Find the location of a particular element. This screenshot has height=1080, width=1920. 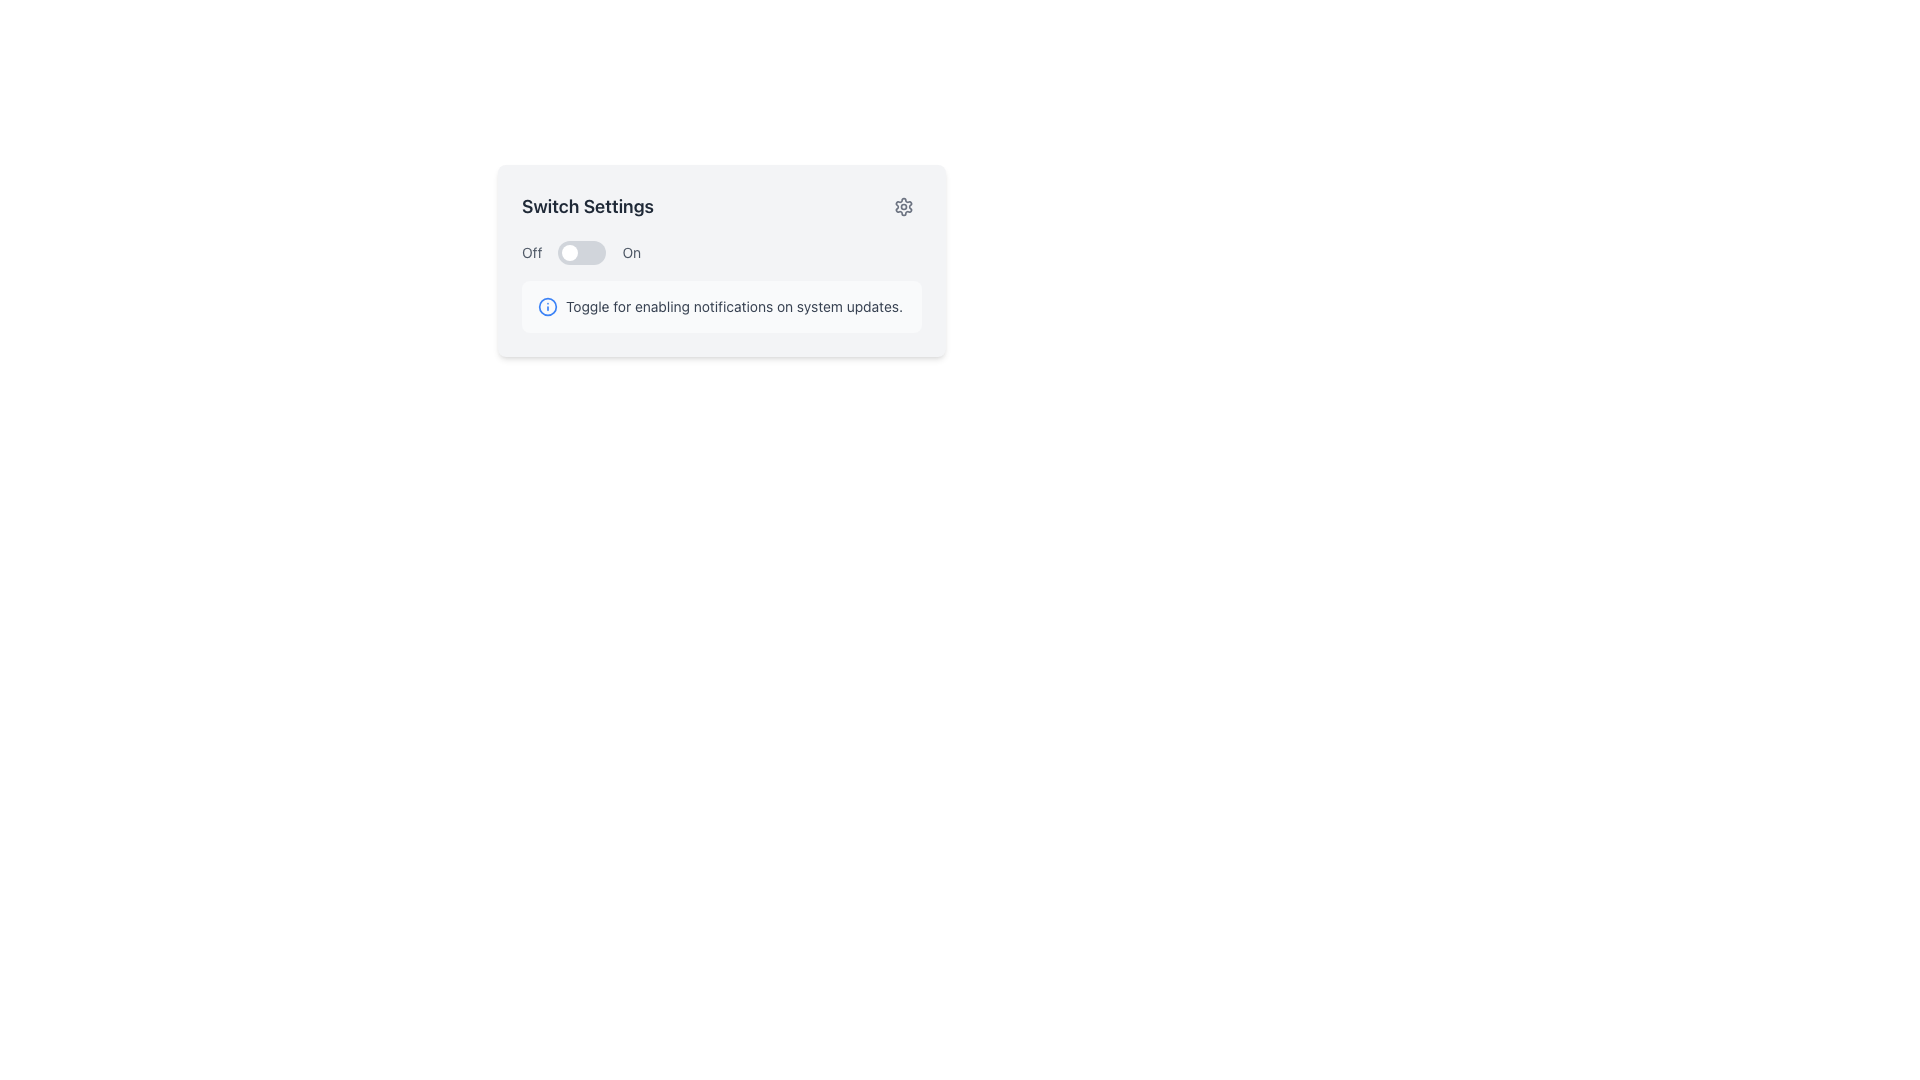

the prominent title text labeled 'Switch Settings' that is styled in a larger bold font and is dark gray on a light background is located at coordinates (586, 207).